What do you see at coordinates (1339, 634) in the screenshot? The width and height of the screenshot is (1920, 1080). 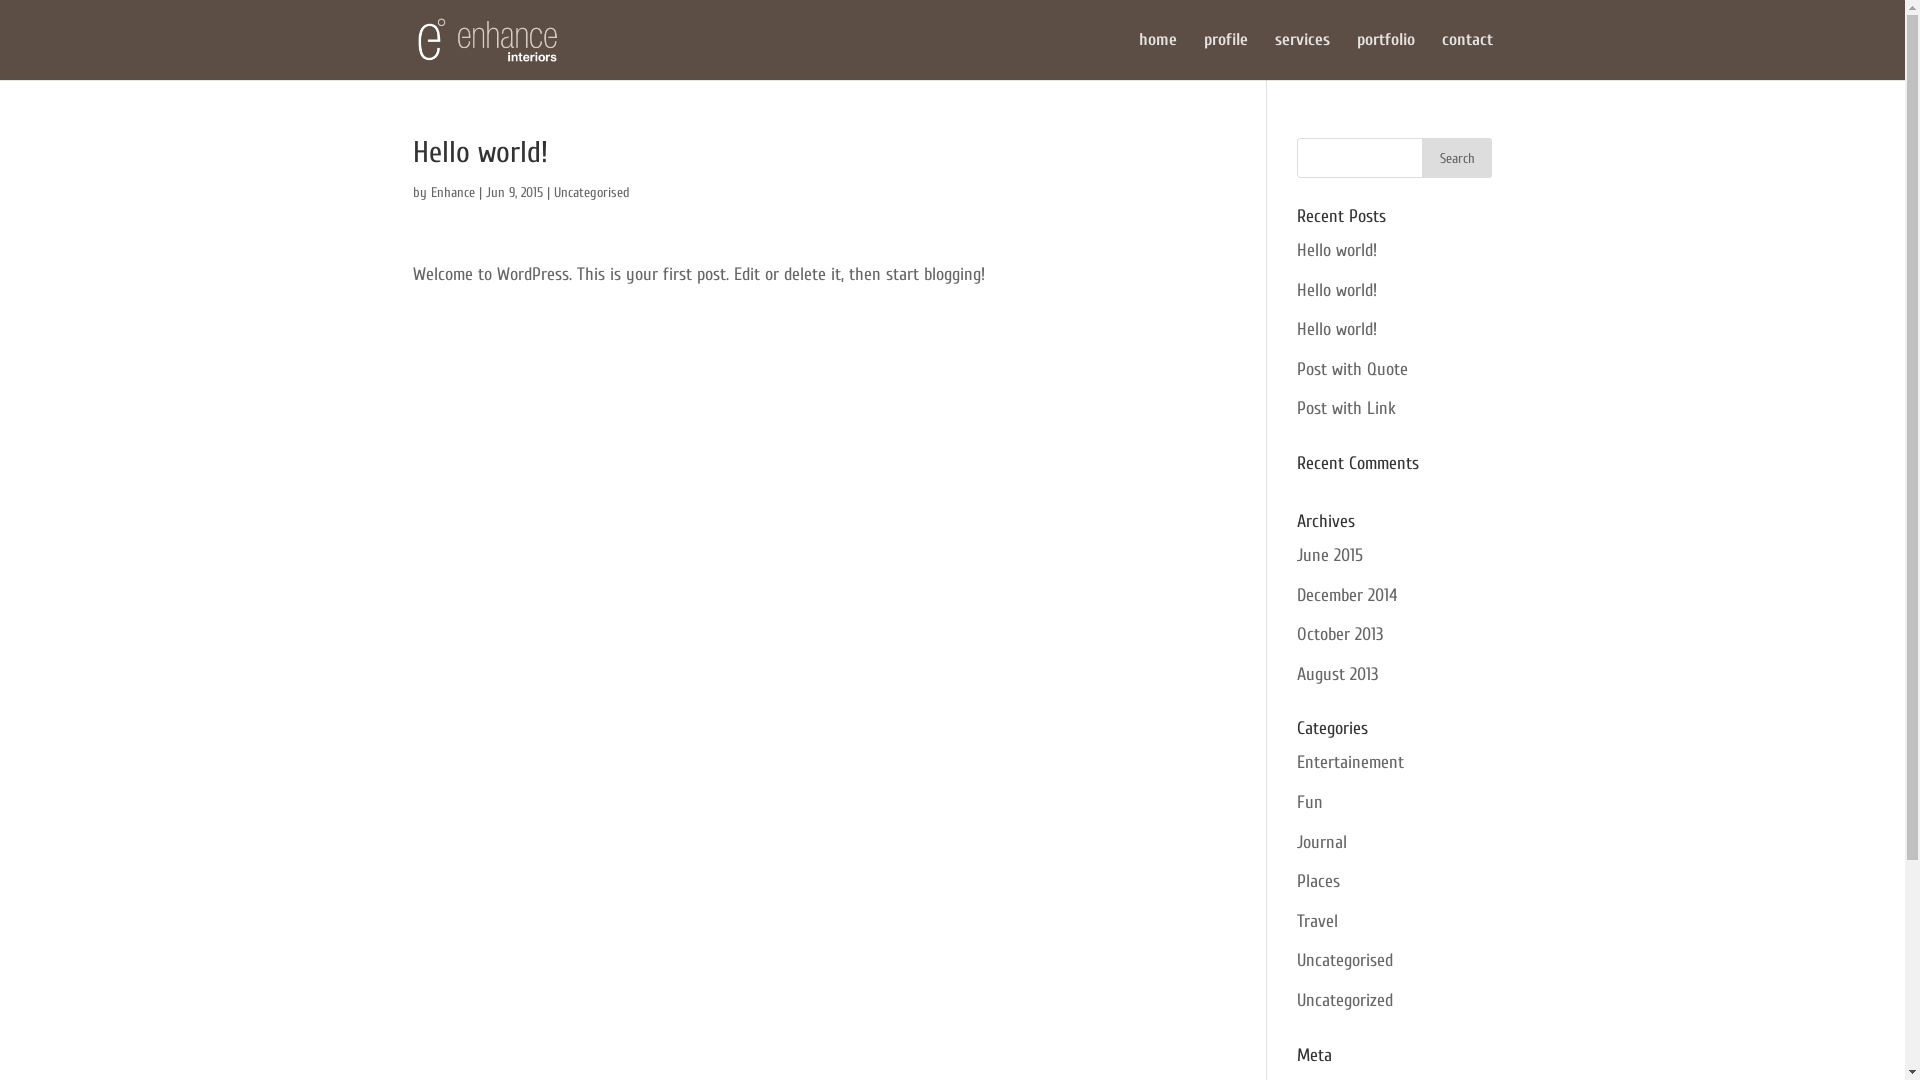 I see `'October 2013'` at bounding box center [1339, 634].